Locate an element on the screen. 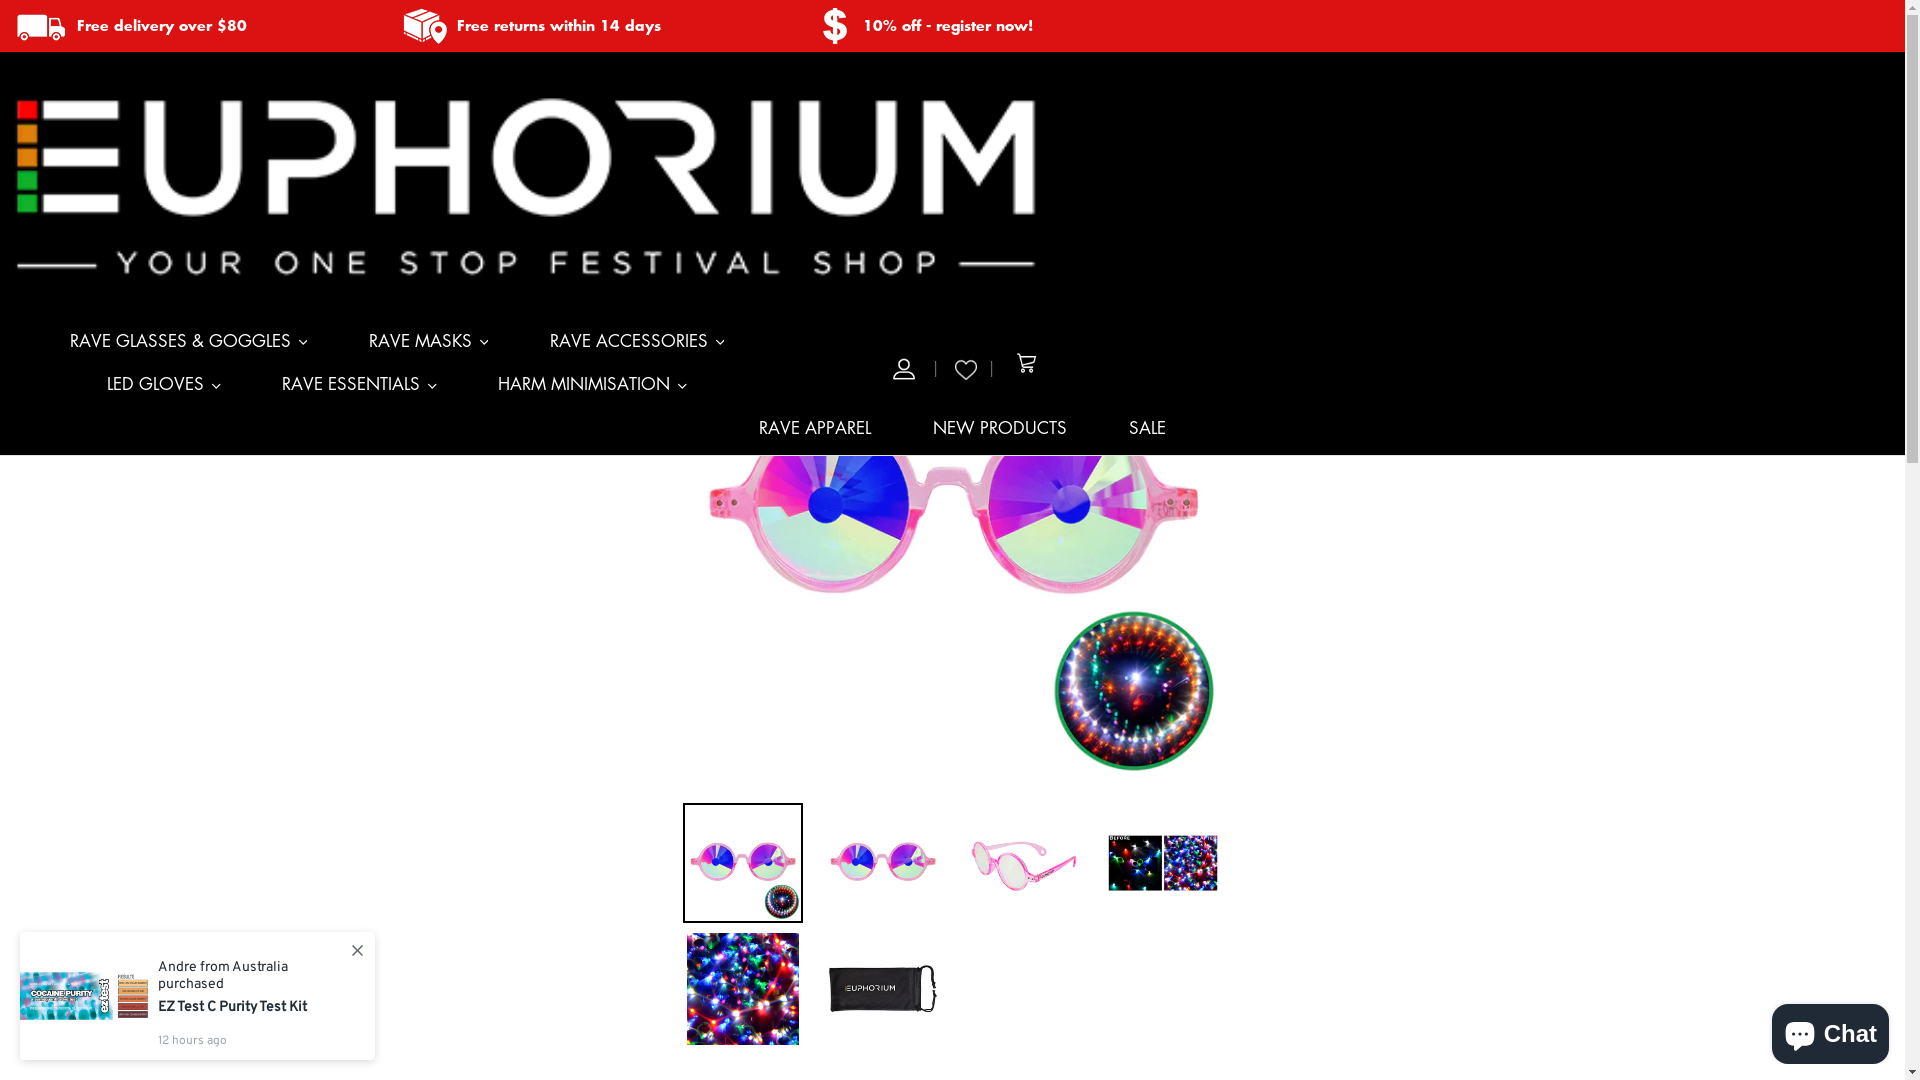  '10% off - register now!' is located at coordinates (863, 25).